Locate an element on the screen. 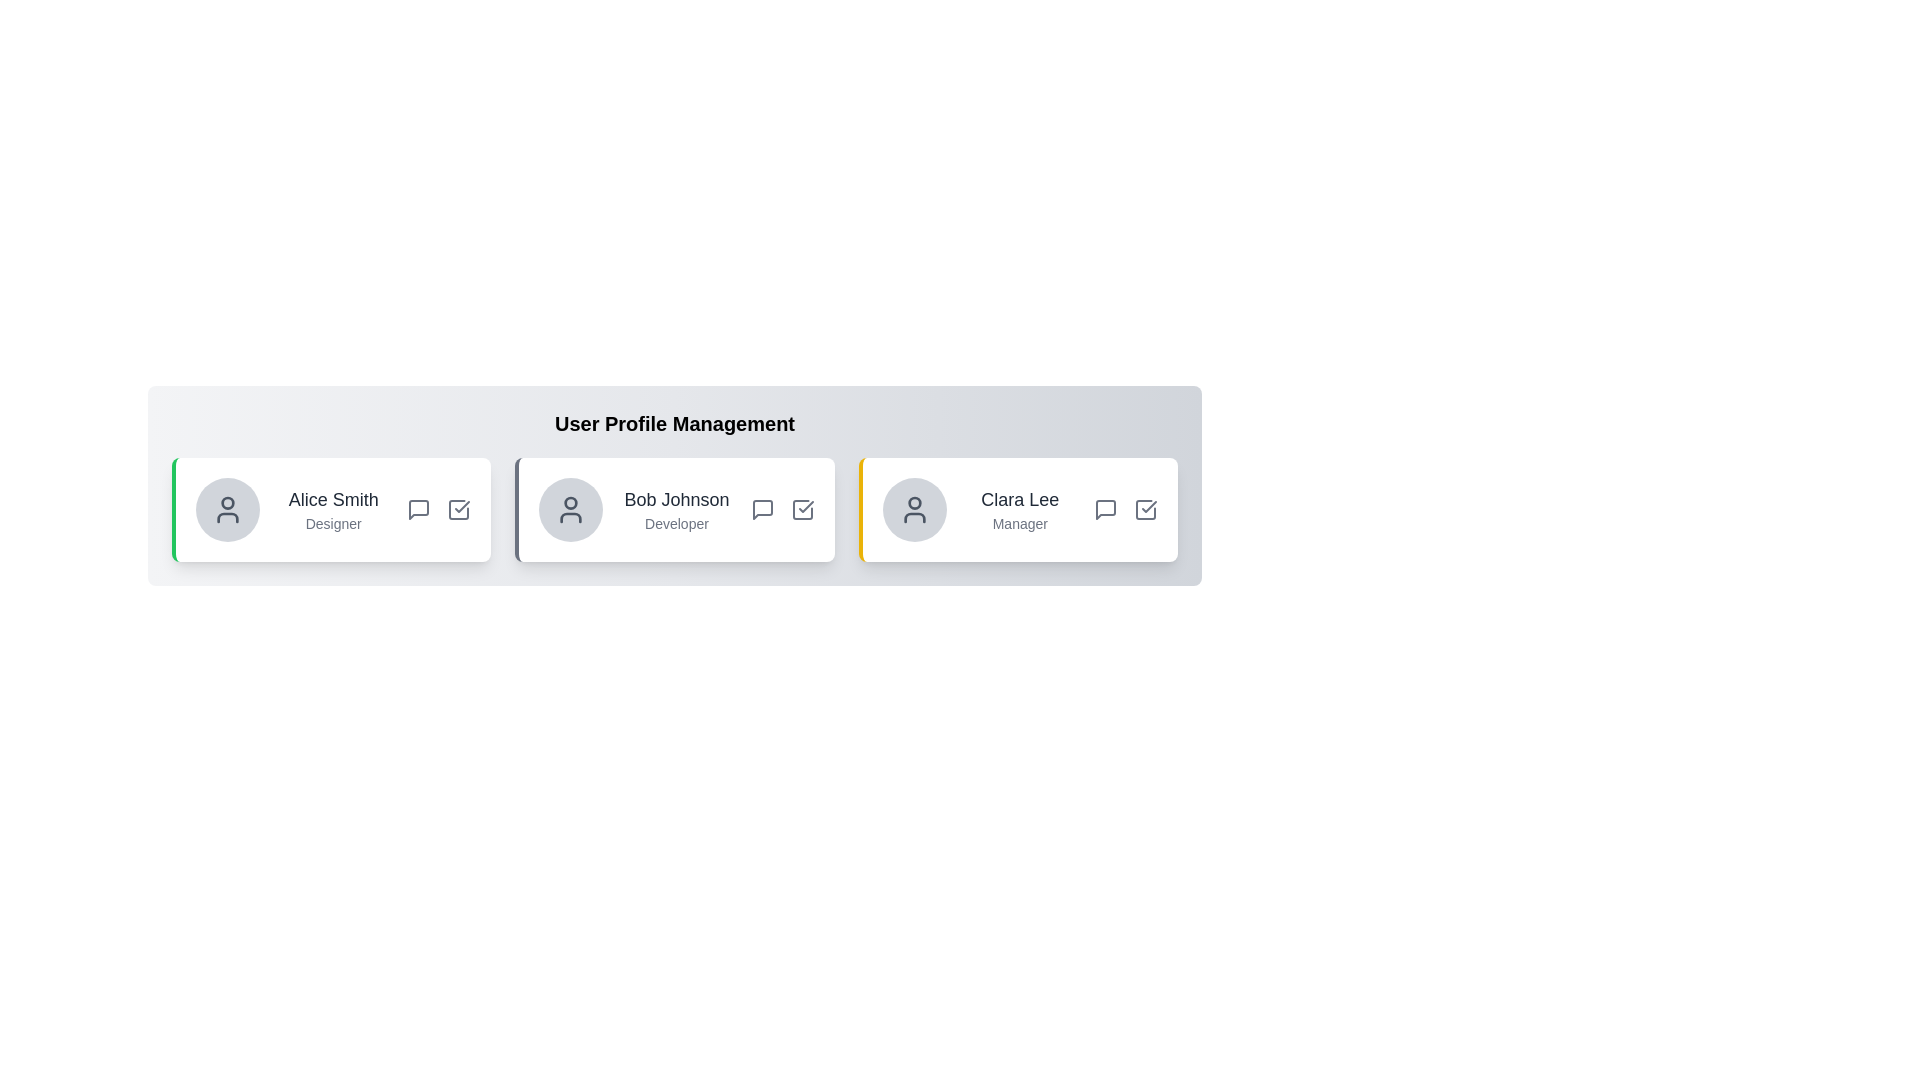  the avatar icon representing 'Alice Smith' at the beginning of the profile card, which features a circular user silhouette on a light gray background is located at coordinates (227, 508).